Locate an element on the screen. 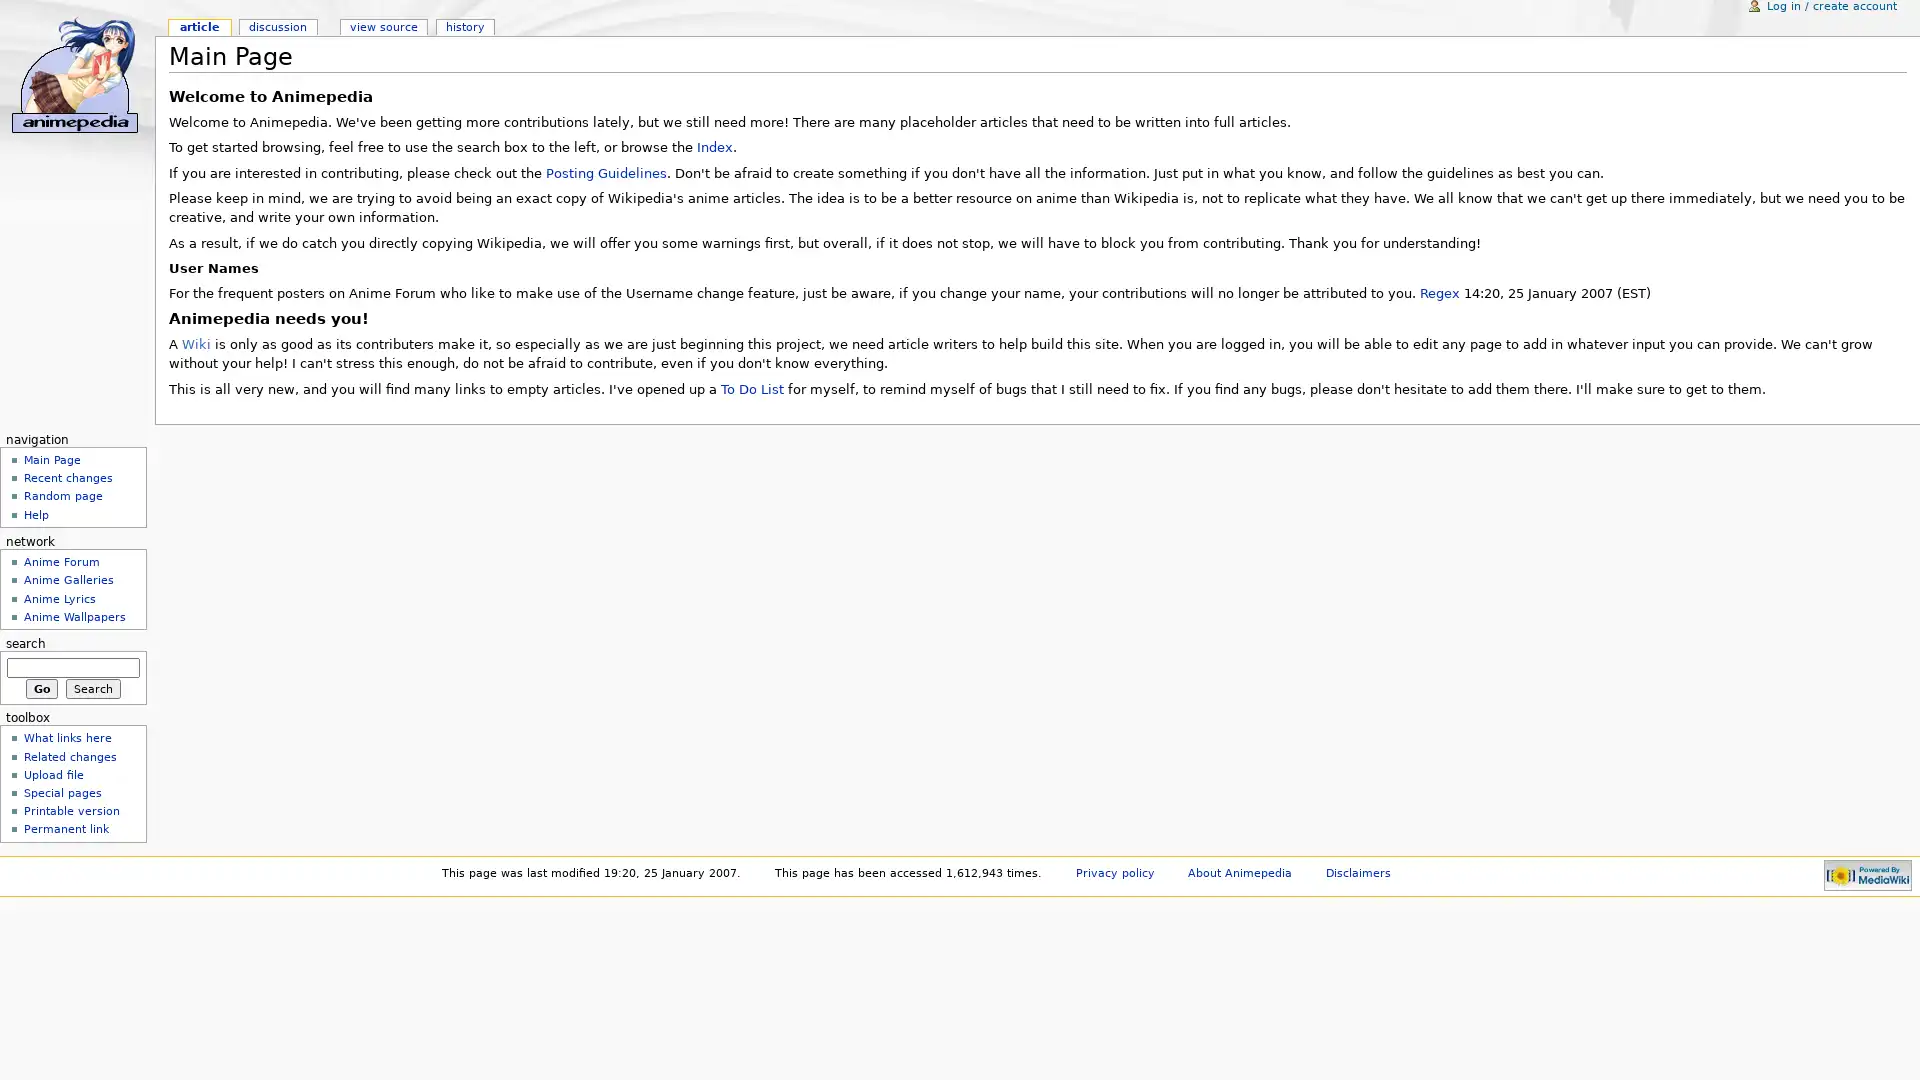 The width and height of the screenshot is (1920, 1080). Go is located at coordinates (41, 686).